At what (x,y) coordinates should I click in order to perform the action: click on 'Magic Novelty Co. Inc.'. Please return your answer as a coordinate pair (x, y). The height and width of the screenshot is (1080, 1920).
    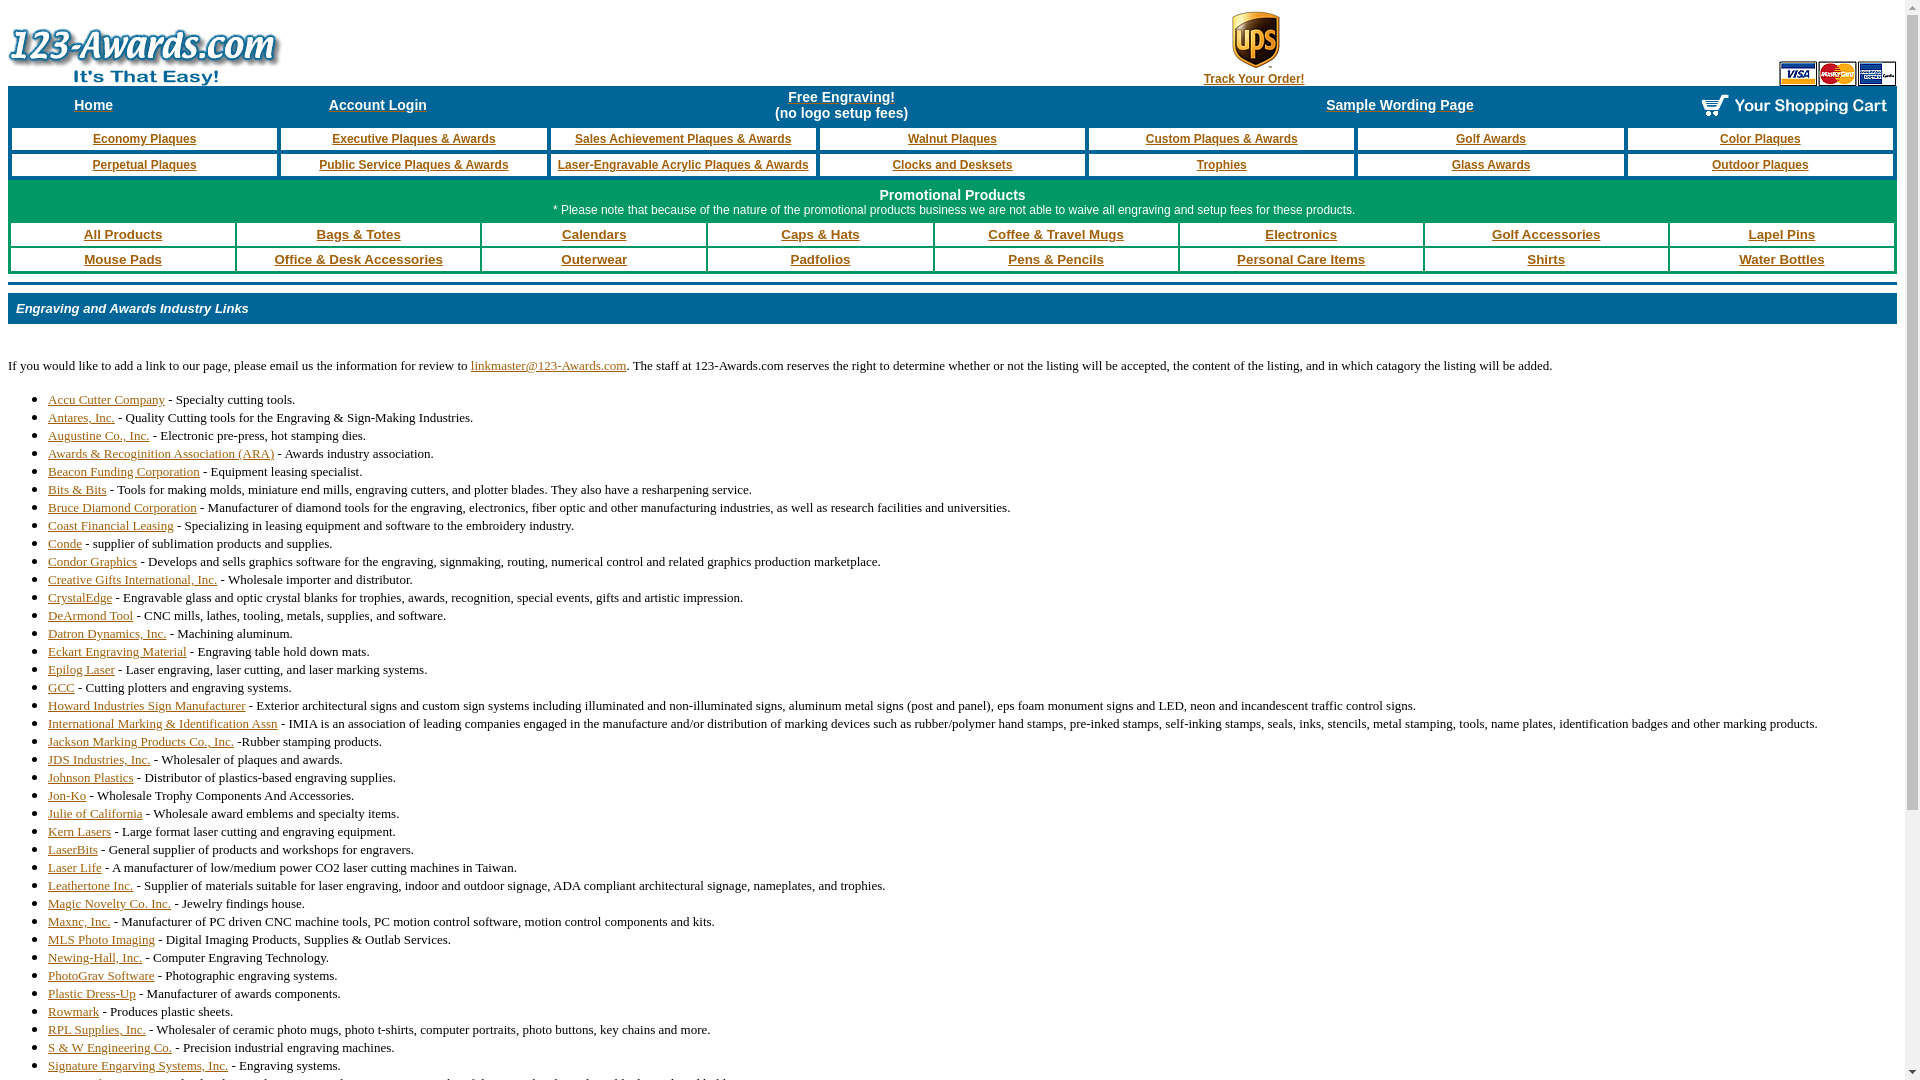
    Looking at the image, I should click on (108, 903).